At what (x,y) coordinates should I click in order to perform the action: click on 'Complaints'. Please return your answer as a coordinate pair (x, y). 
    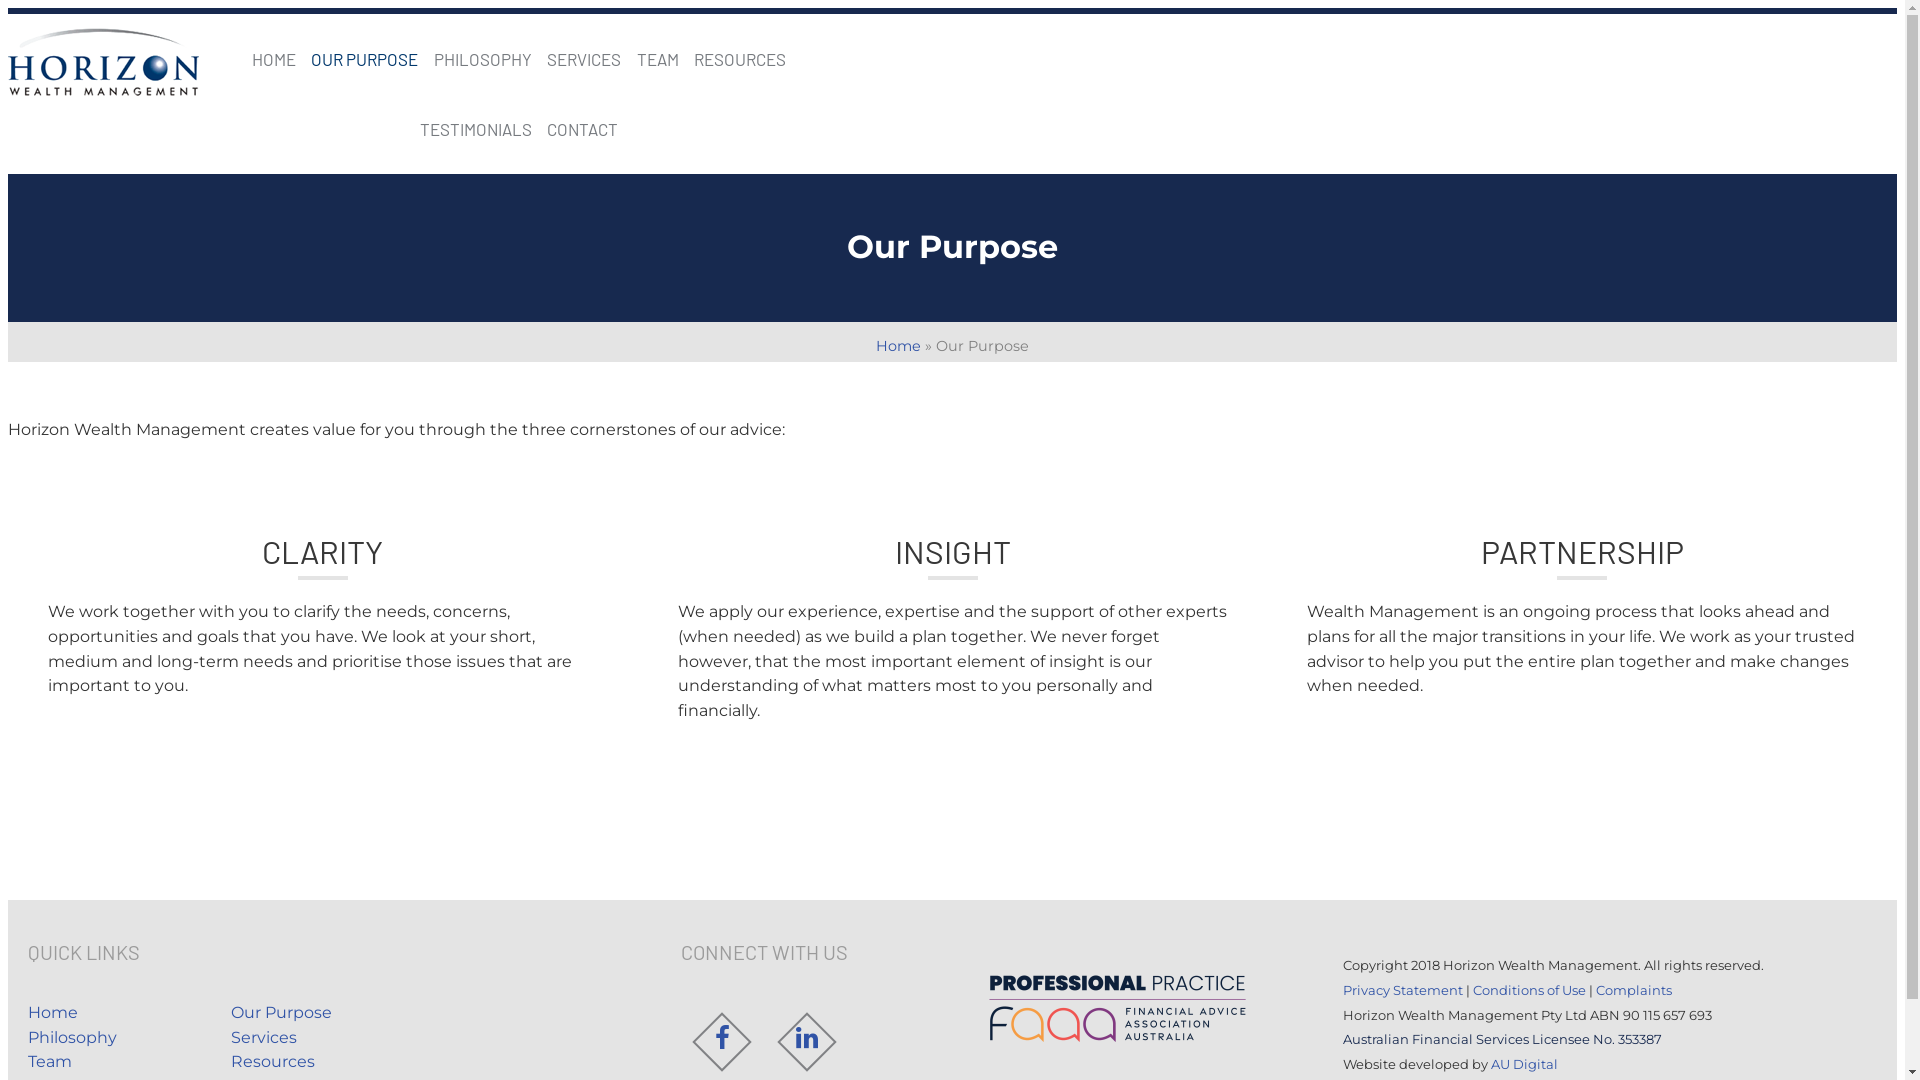
    Looking at the image, I should click on (1633, 990).